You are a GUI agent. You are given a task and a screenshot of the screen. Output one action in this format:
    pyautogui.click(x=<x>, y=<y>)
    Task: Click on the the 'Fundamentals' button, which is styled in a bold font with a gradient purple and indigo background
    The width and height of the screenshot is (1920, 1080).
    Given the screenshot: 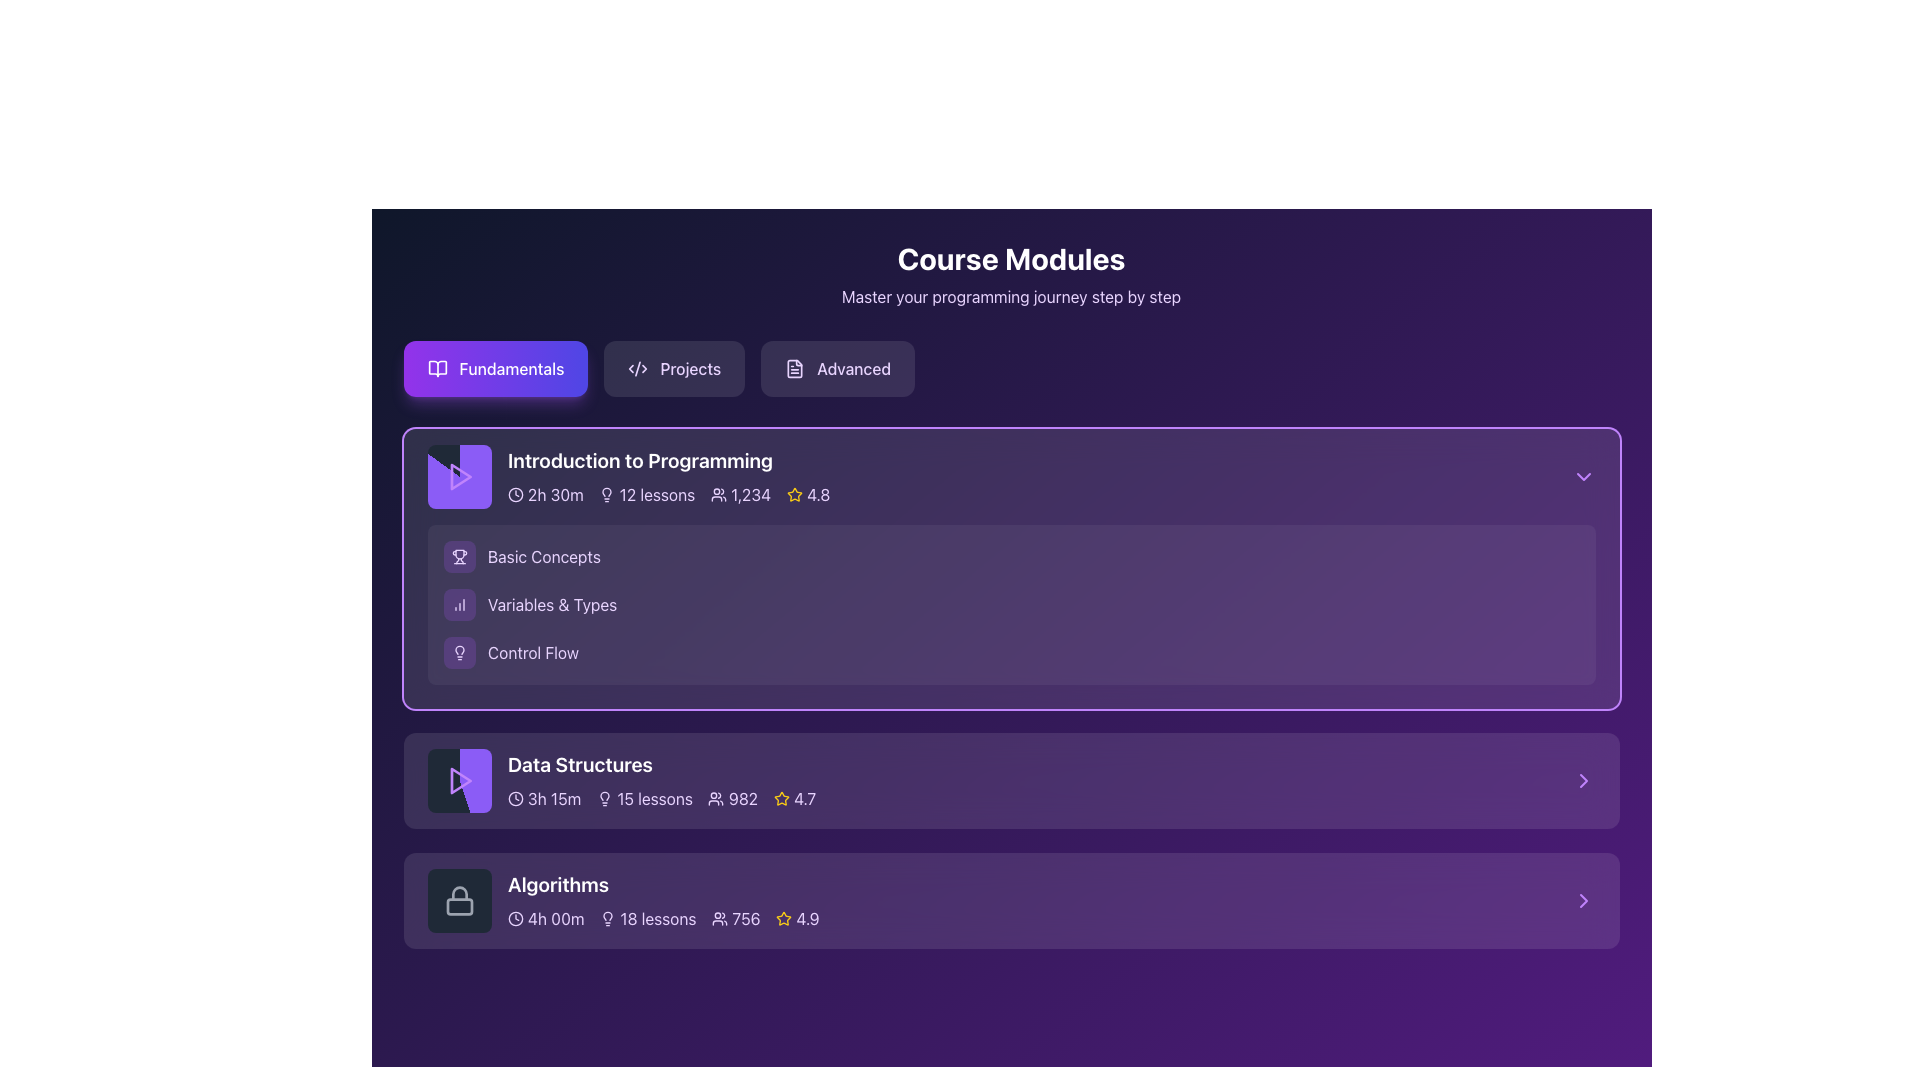 What is the action you would take?
    pyautogui.click(x=511, y=369)
    